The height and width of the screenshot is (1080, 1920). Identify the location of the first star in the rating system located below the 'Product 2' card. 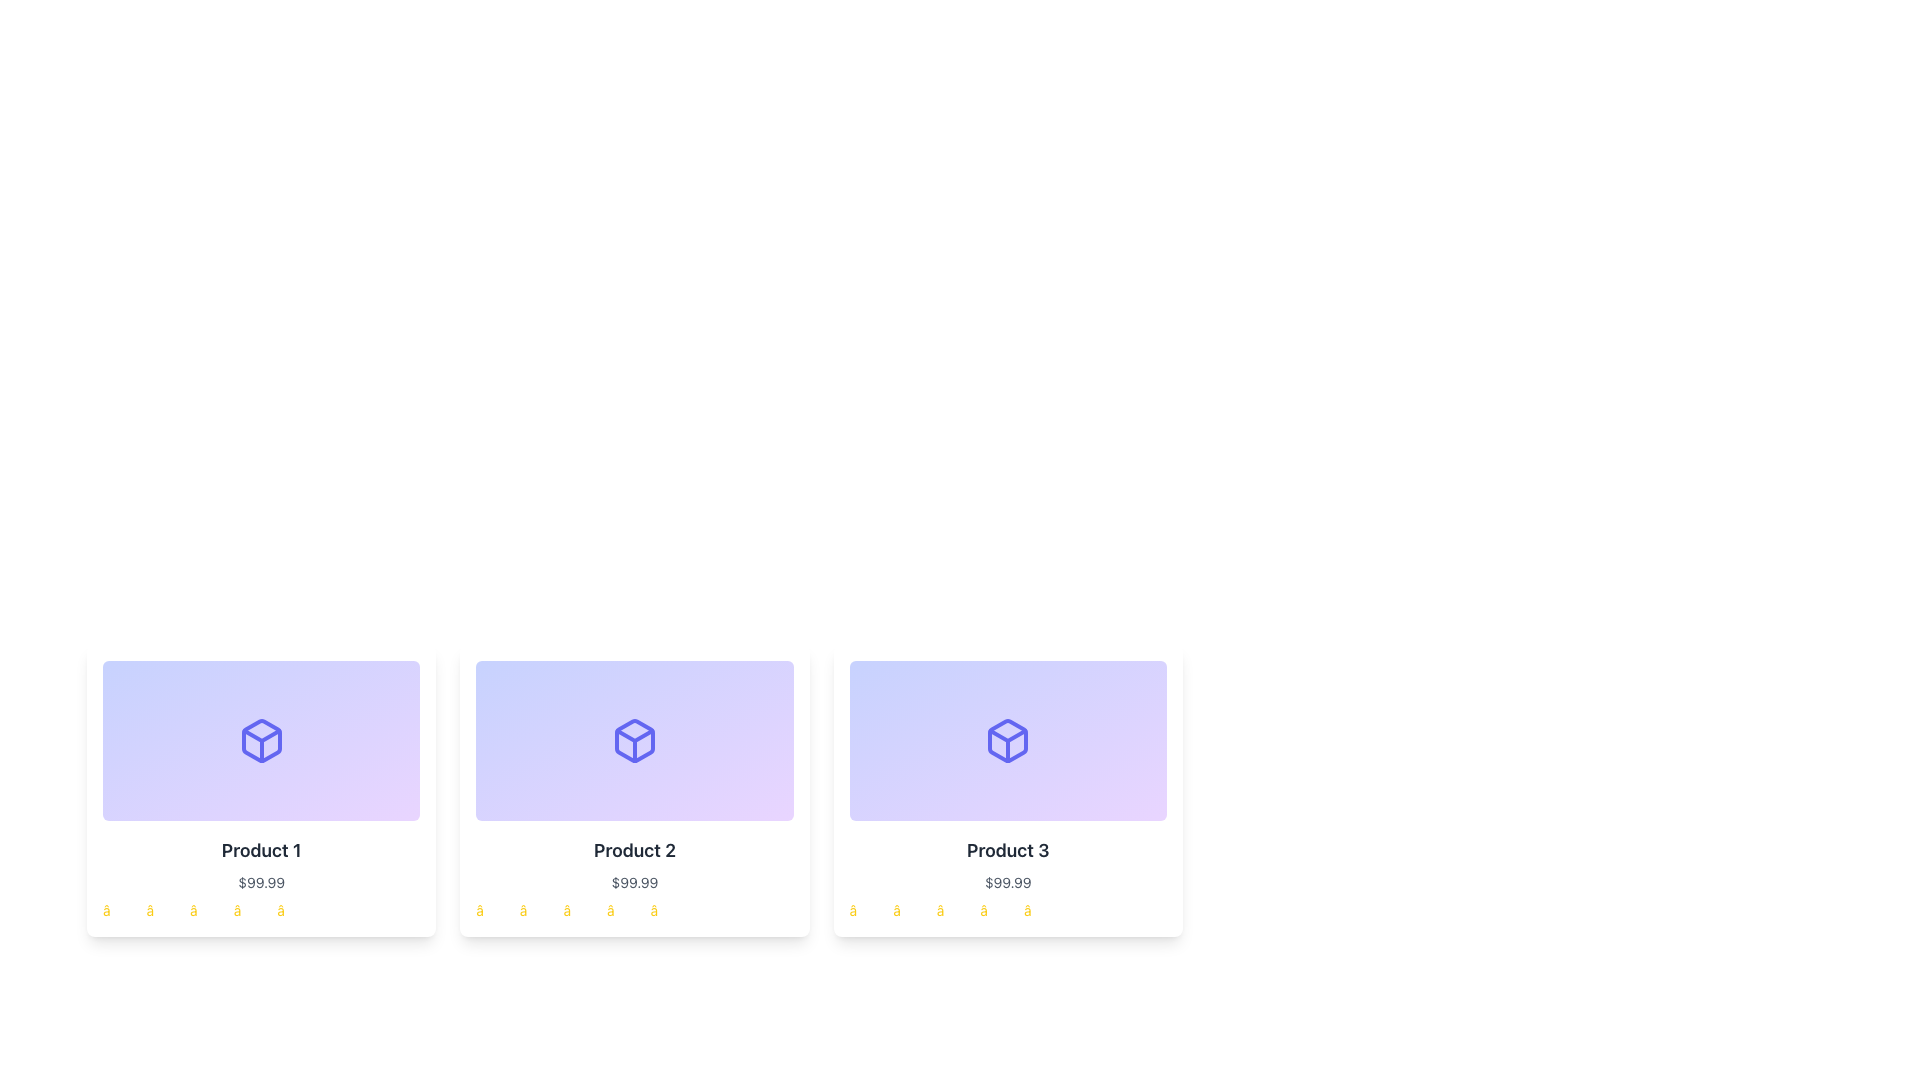
(494, 910).